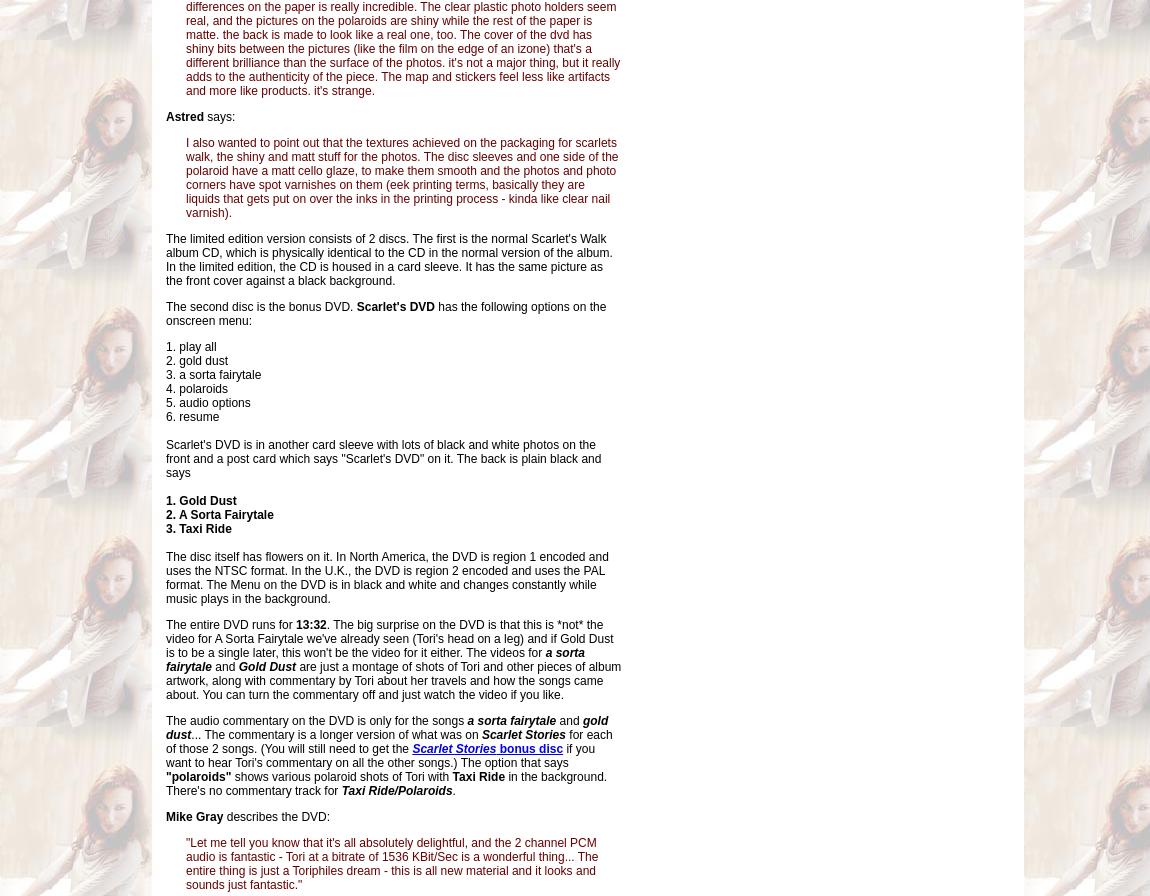 This screenshot has height=896, width=1150. Describe the element at coordinates (197, 528) in the screenshot. I see `'3. Taxi Ride'` at that location.